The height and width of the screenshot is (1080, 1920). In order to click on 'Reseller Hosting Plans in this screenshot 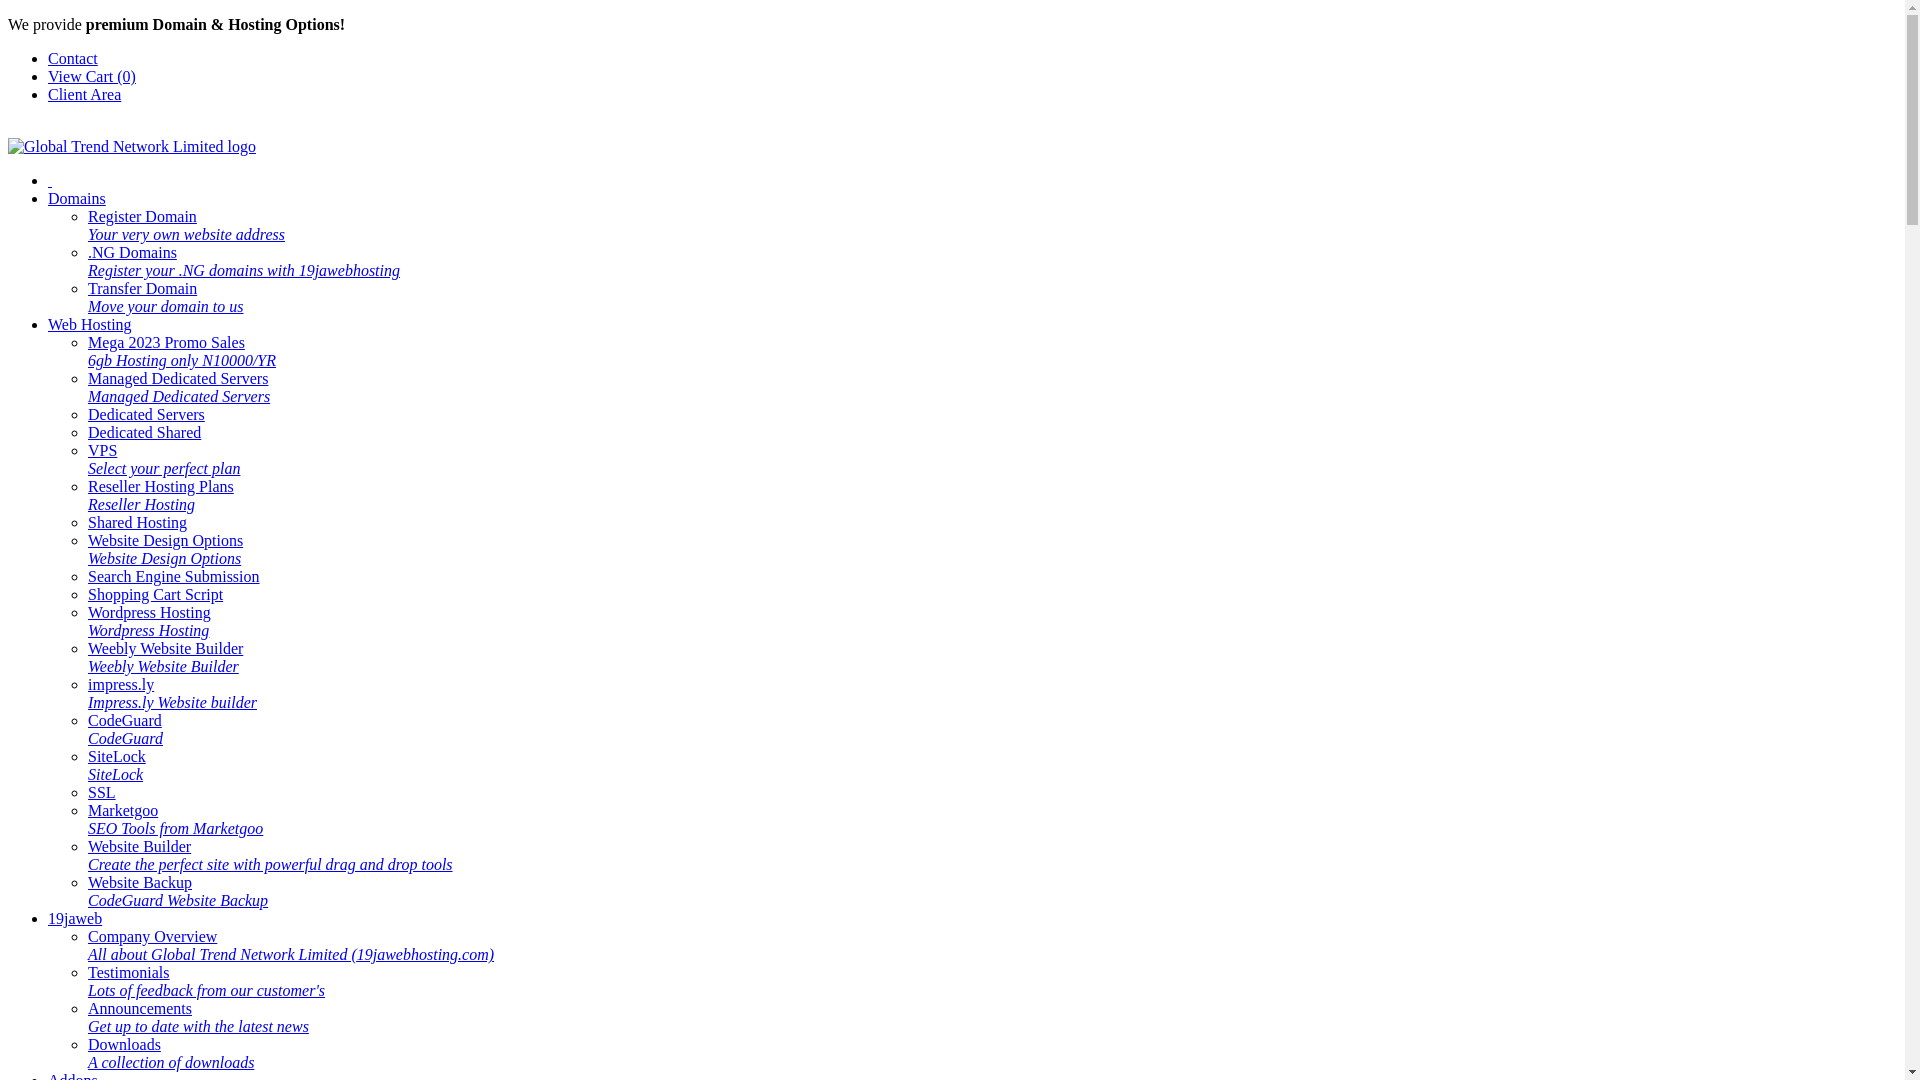, I will do `click(161, 495)`.